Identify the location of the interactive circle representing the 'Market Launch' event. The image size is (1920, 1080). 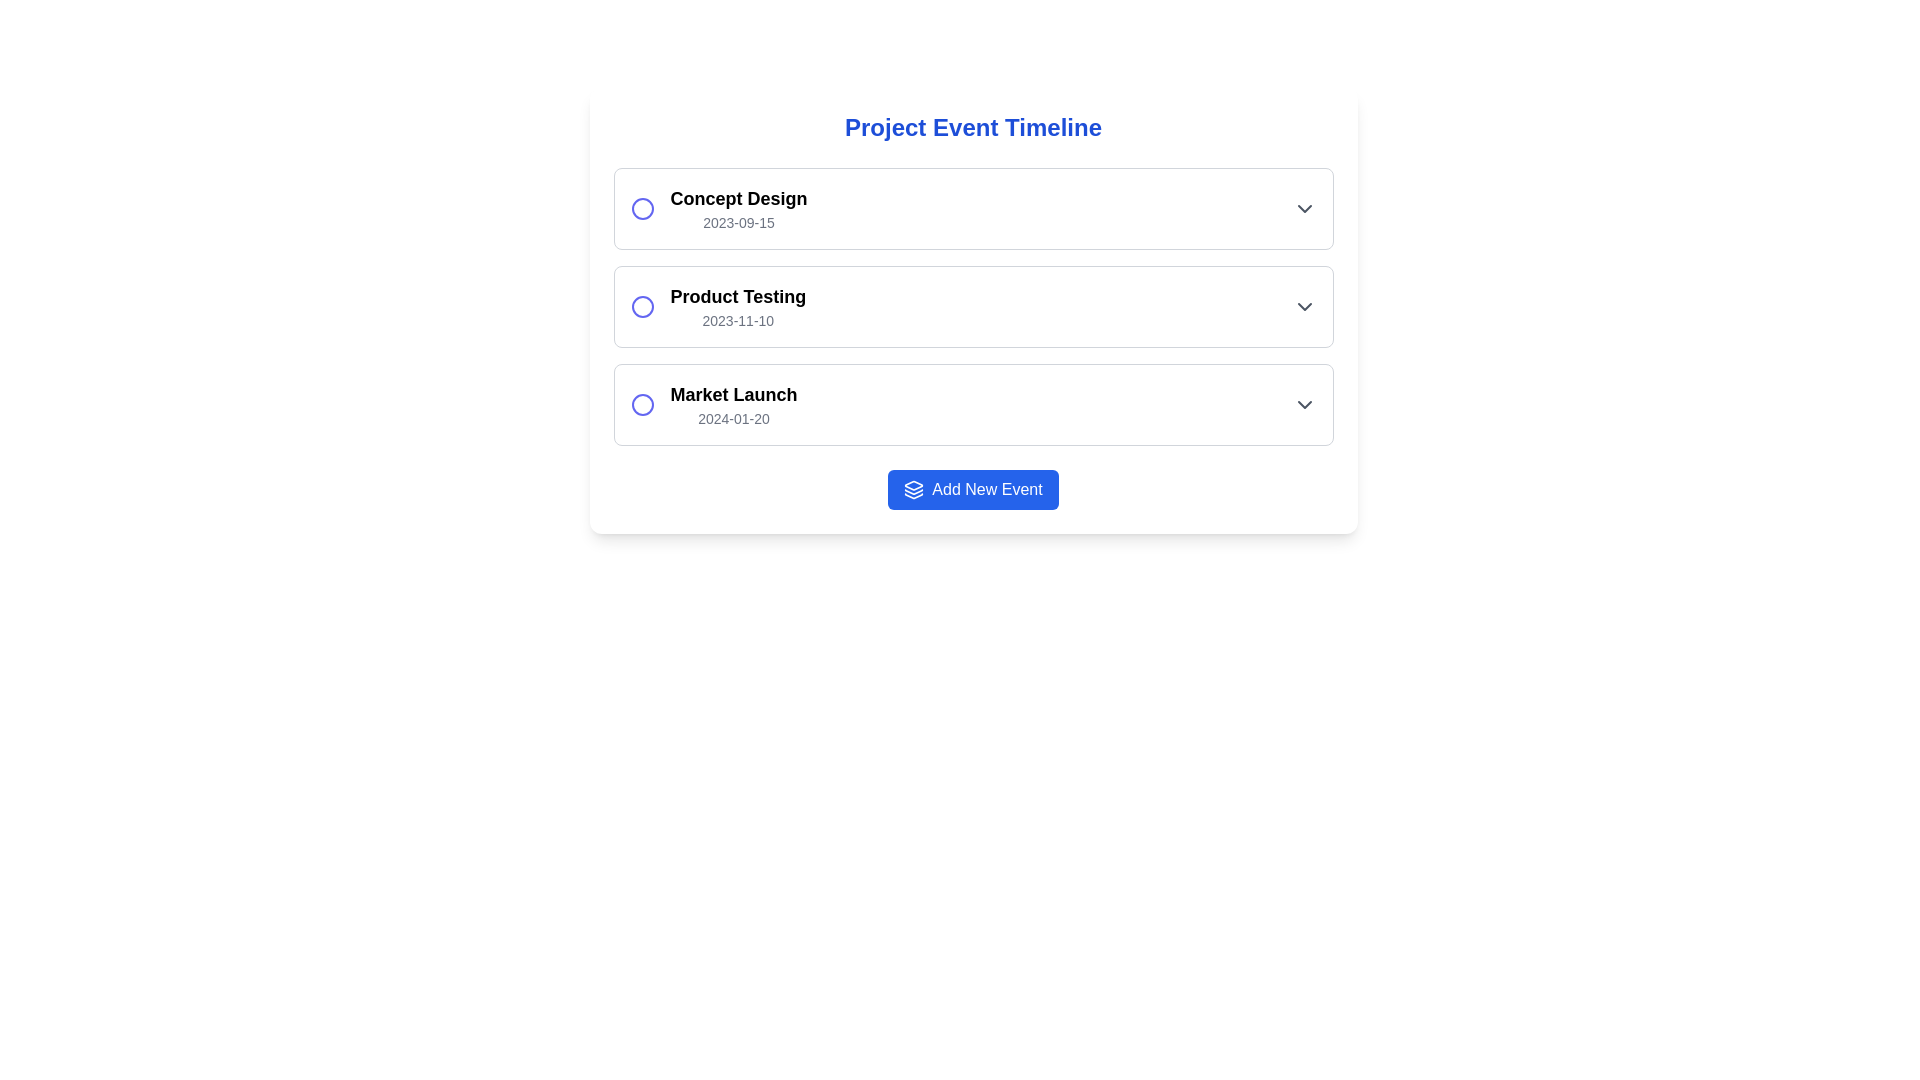
(642, 405).